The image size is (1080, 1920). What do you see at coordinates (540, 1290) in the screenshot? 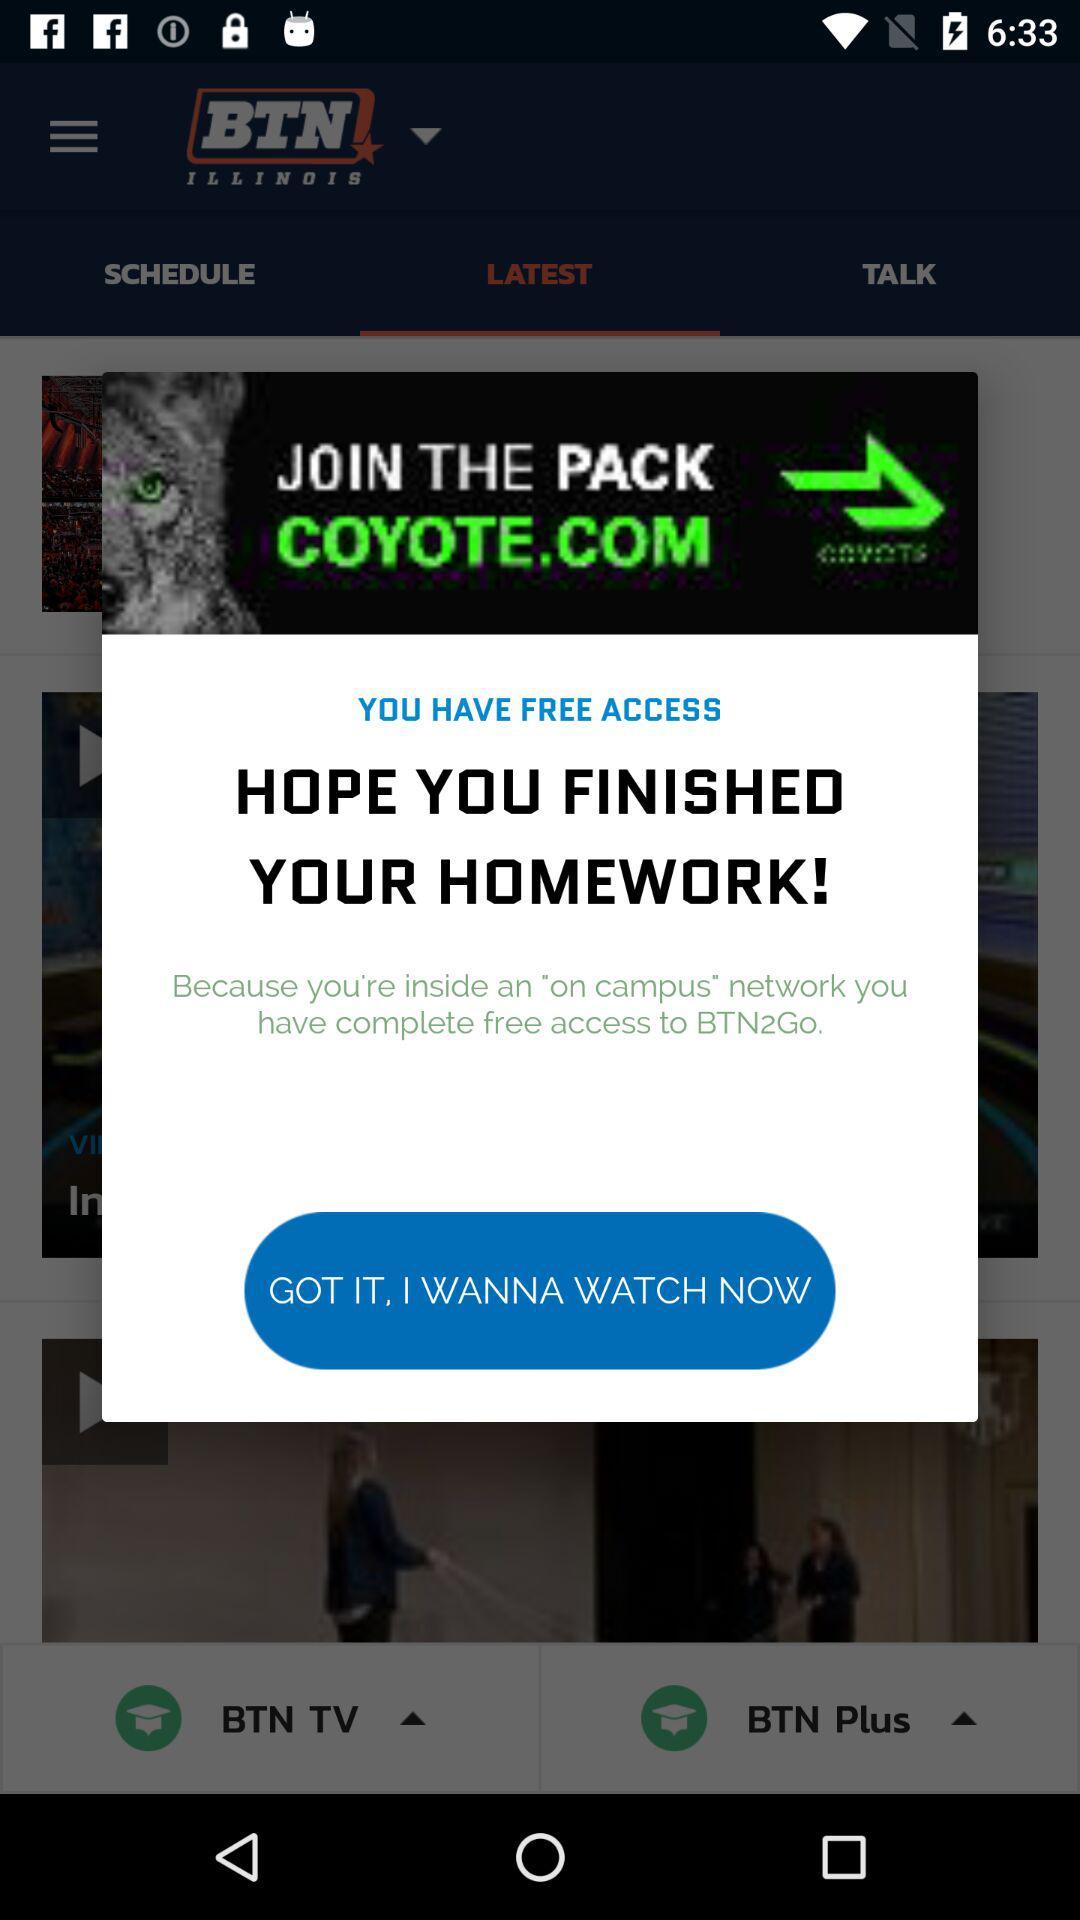
I see `got it i` at bounding box center [540, 1290].